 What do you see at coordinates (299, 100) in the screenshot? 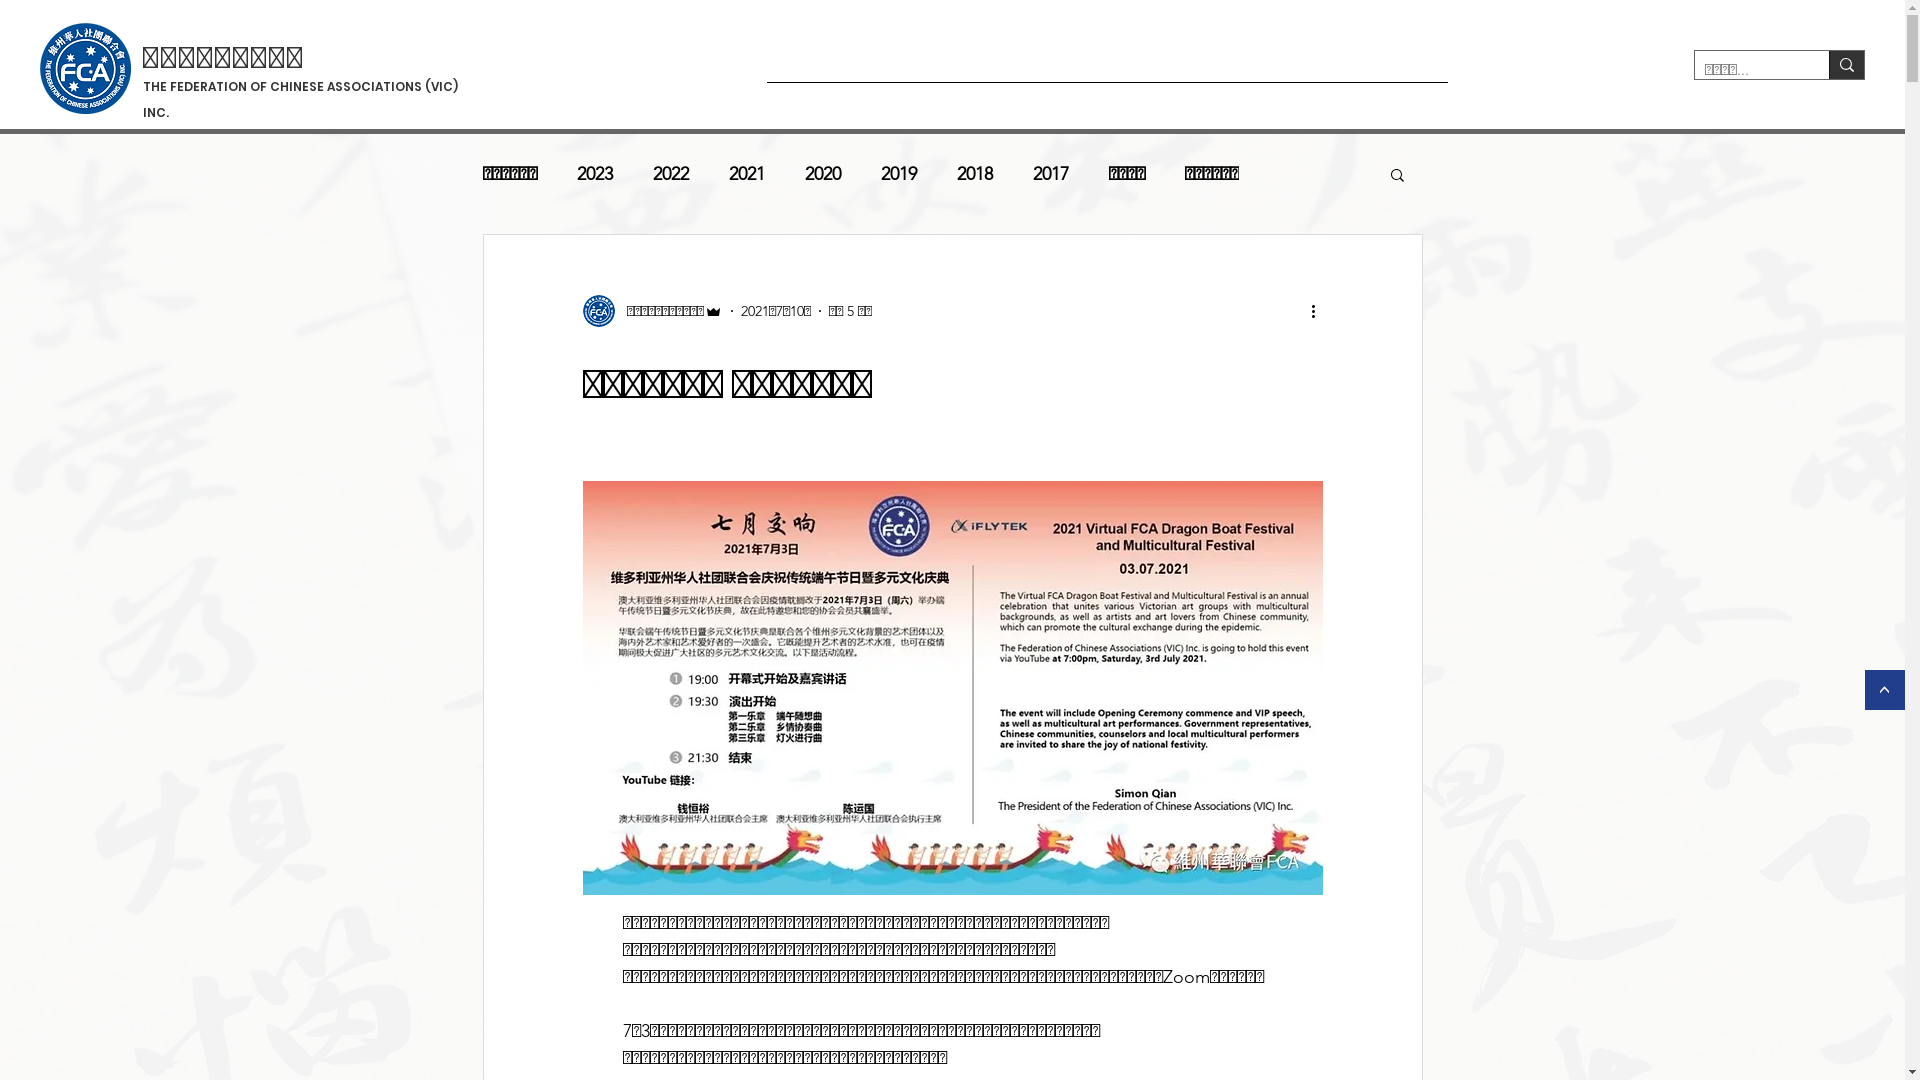
I see `'THE FEDERATION OF CHINESE ASSOCIATIONS (VIC) INC.'` at bounding box center [299, 100].